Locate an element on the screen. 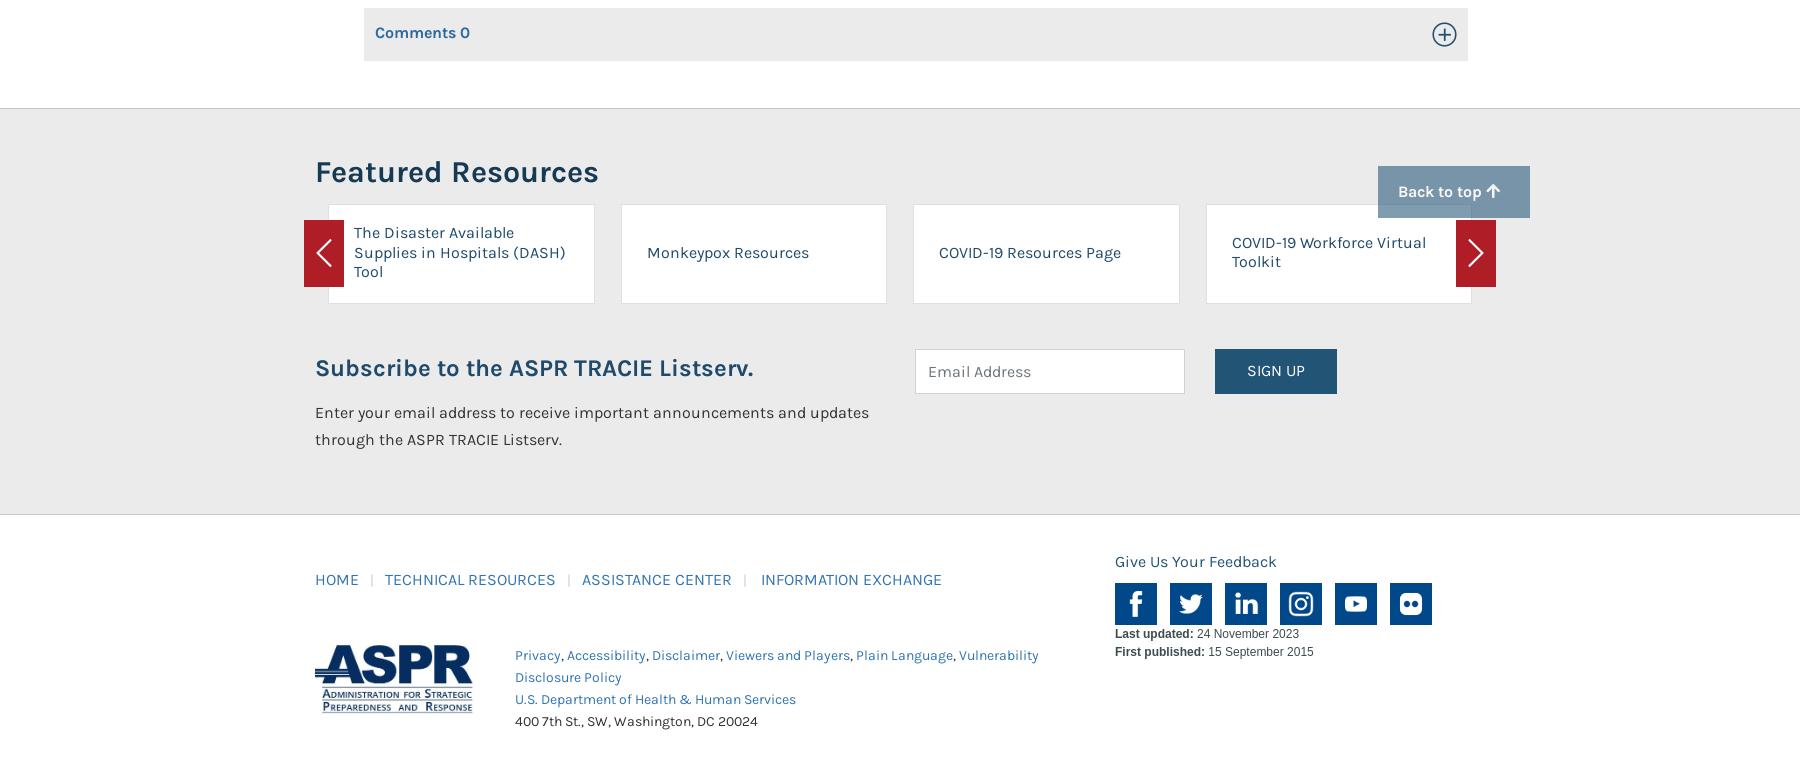 The image size is (1800, 782). 'Enter your email address to receive important announcements and updates through the ASPR TRACIE Listserv.' is located at coordinates (592, 425).